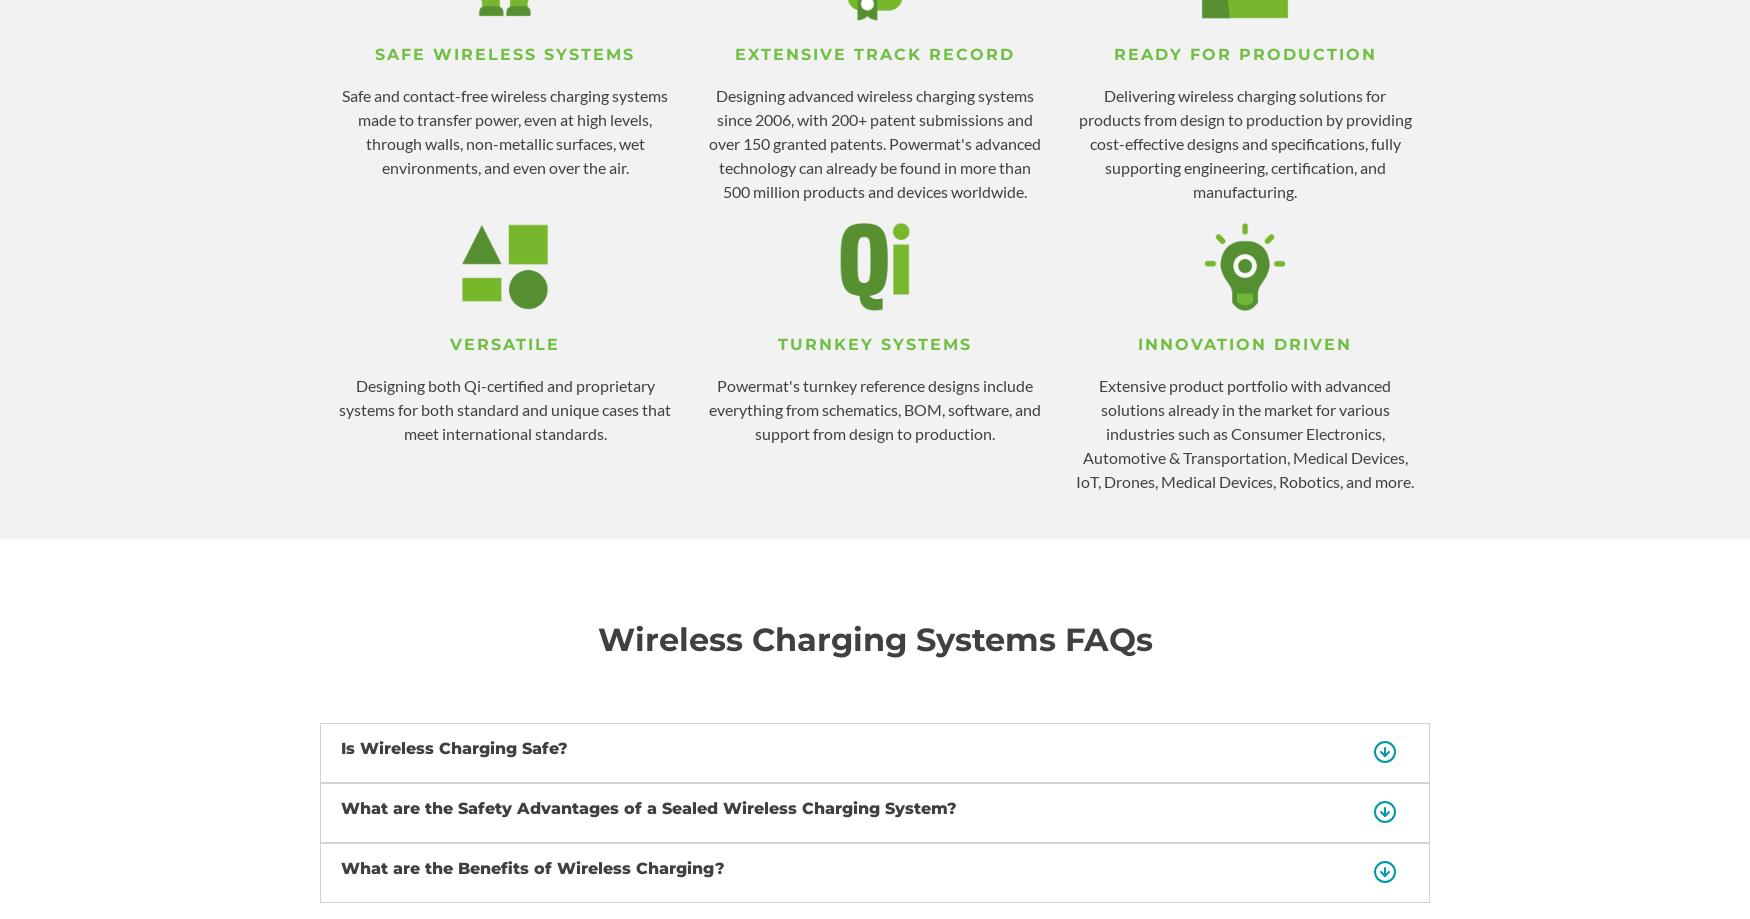  Describe the element at coordinates (454, 748) in the screenshot. I see `'Is Wireless Charging Safe?'` at that location.